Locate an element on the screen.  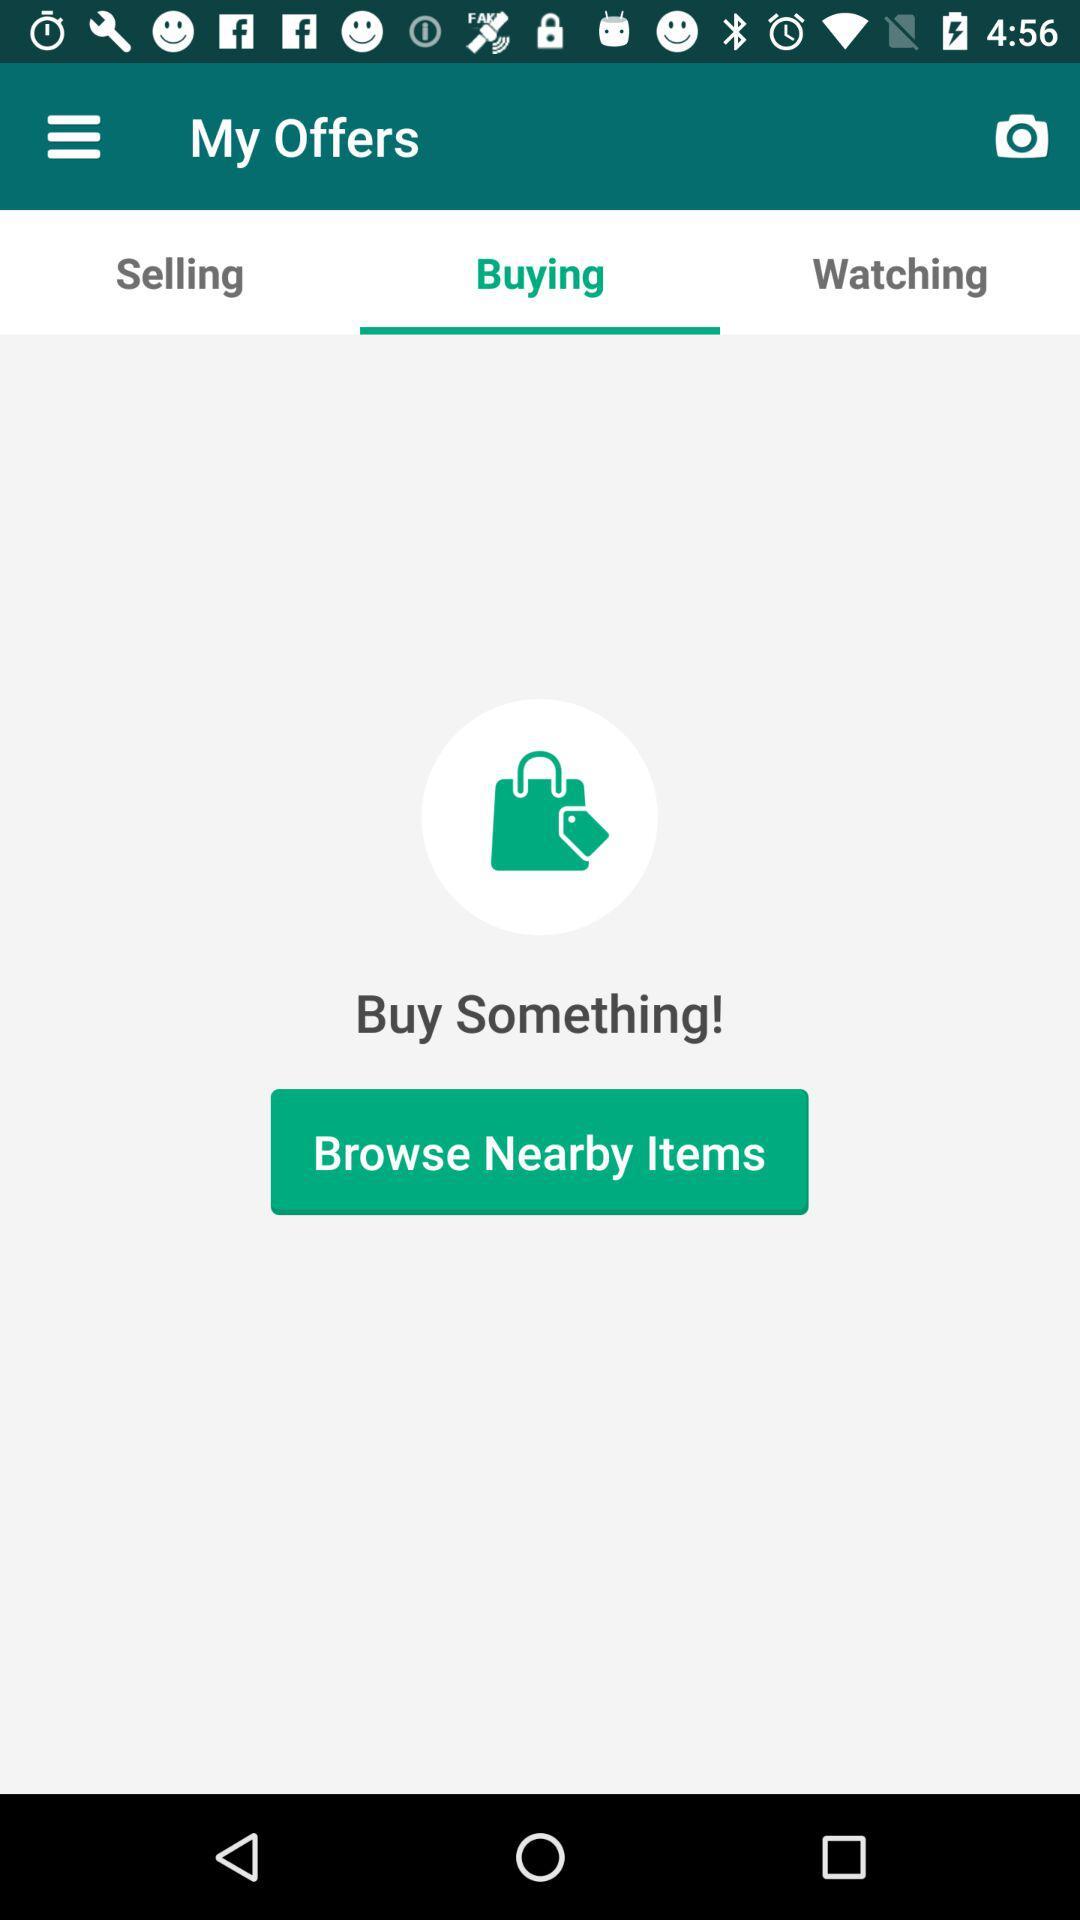
buying icon is located at coordinates (540, 271).